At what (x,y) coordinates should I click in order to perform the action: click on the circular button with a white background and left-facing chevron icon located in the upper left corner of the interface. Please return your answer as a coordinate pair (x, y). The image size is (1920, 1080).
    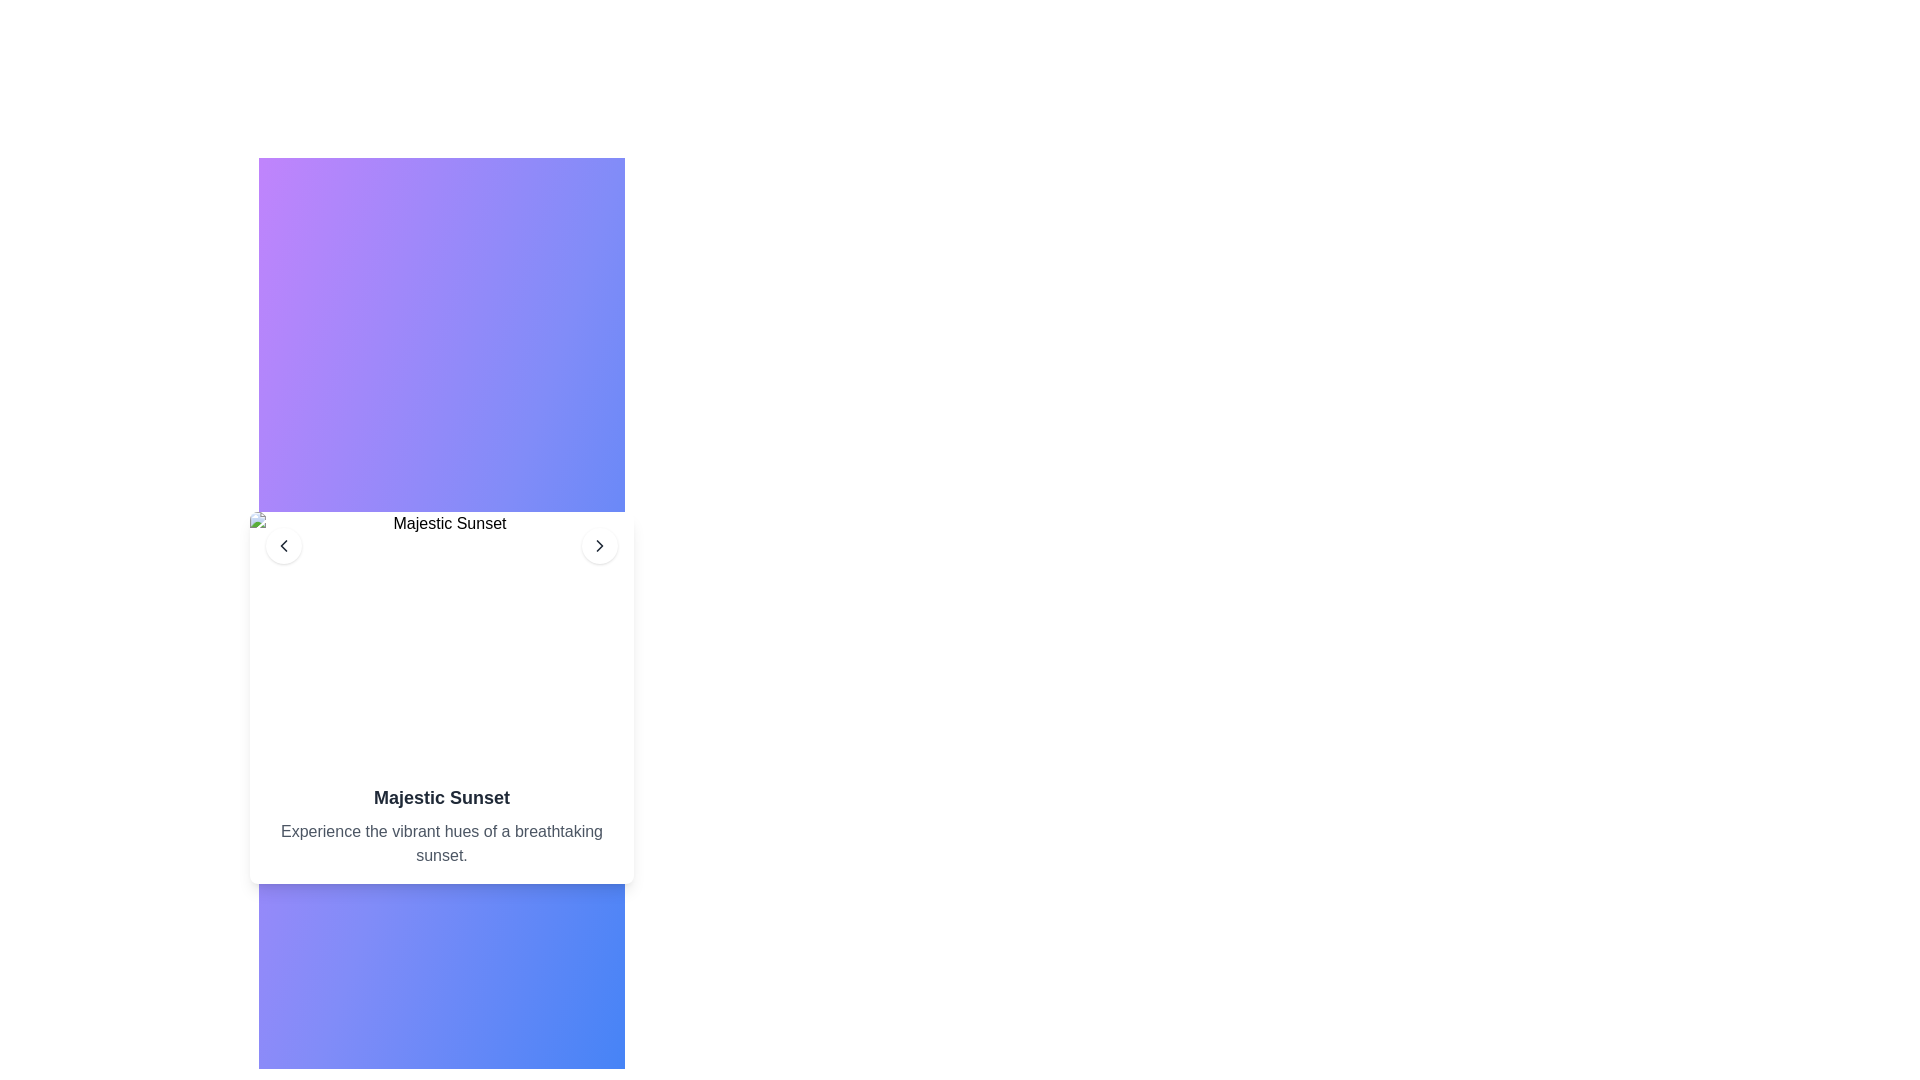
    Looking at the image, I should click on (282, 546).